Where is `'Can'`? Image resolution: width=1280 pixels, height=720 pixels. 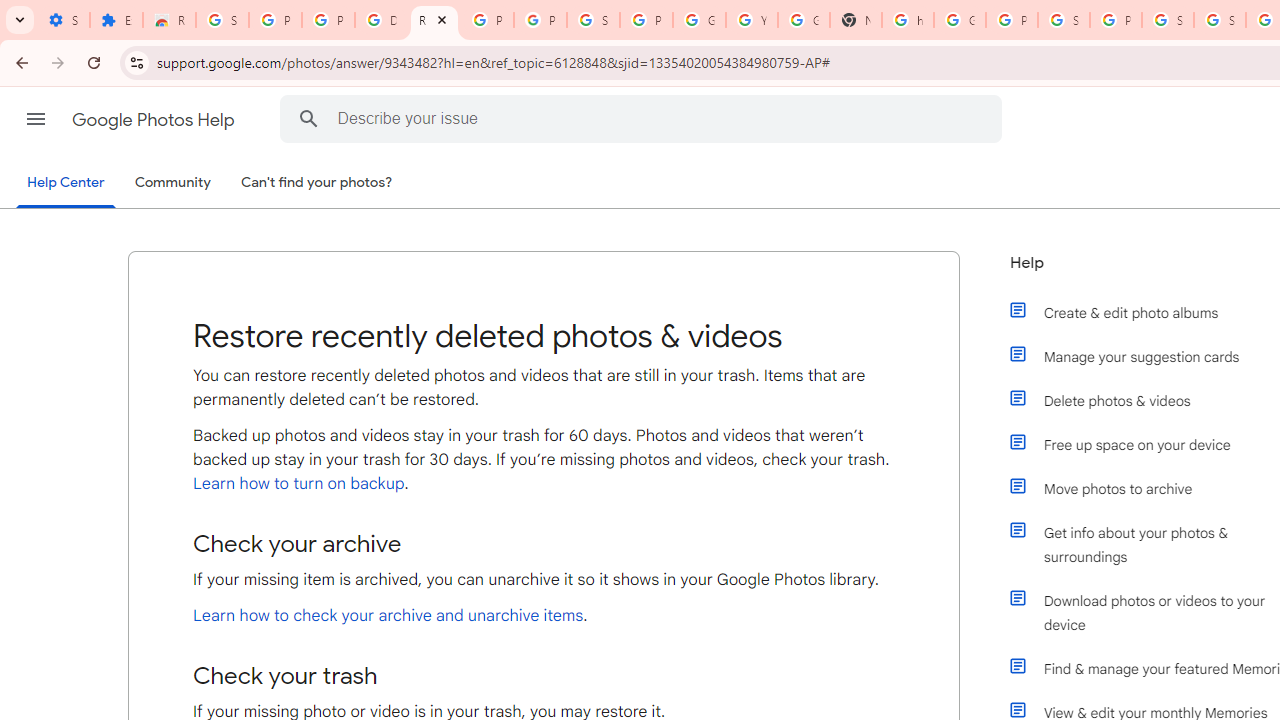 'Can' is located at coordinates (316, 183).